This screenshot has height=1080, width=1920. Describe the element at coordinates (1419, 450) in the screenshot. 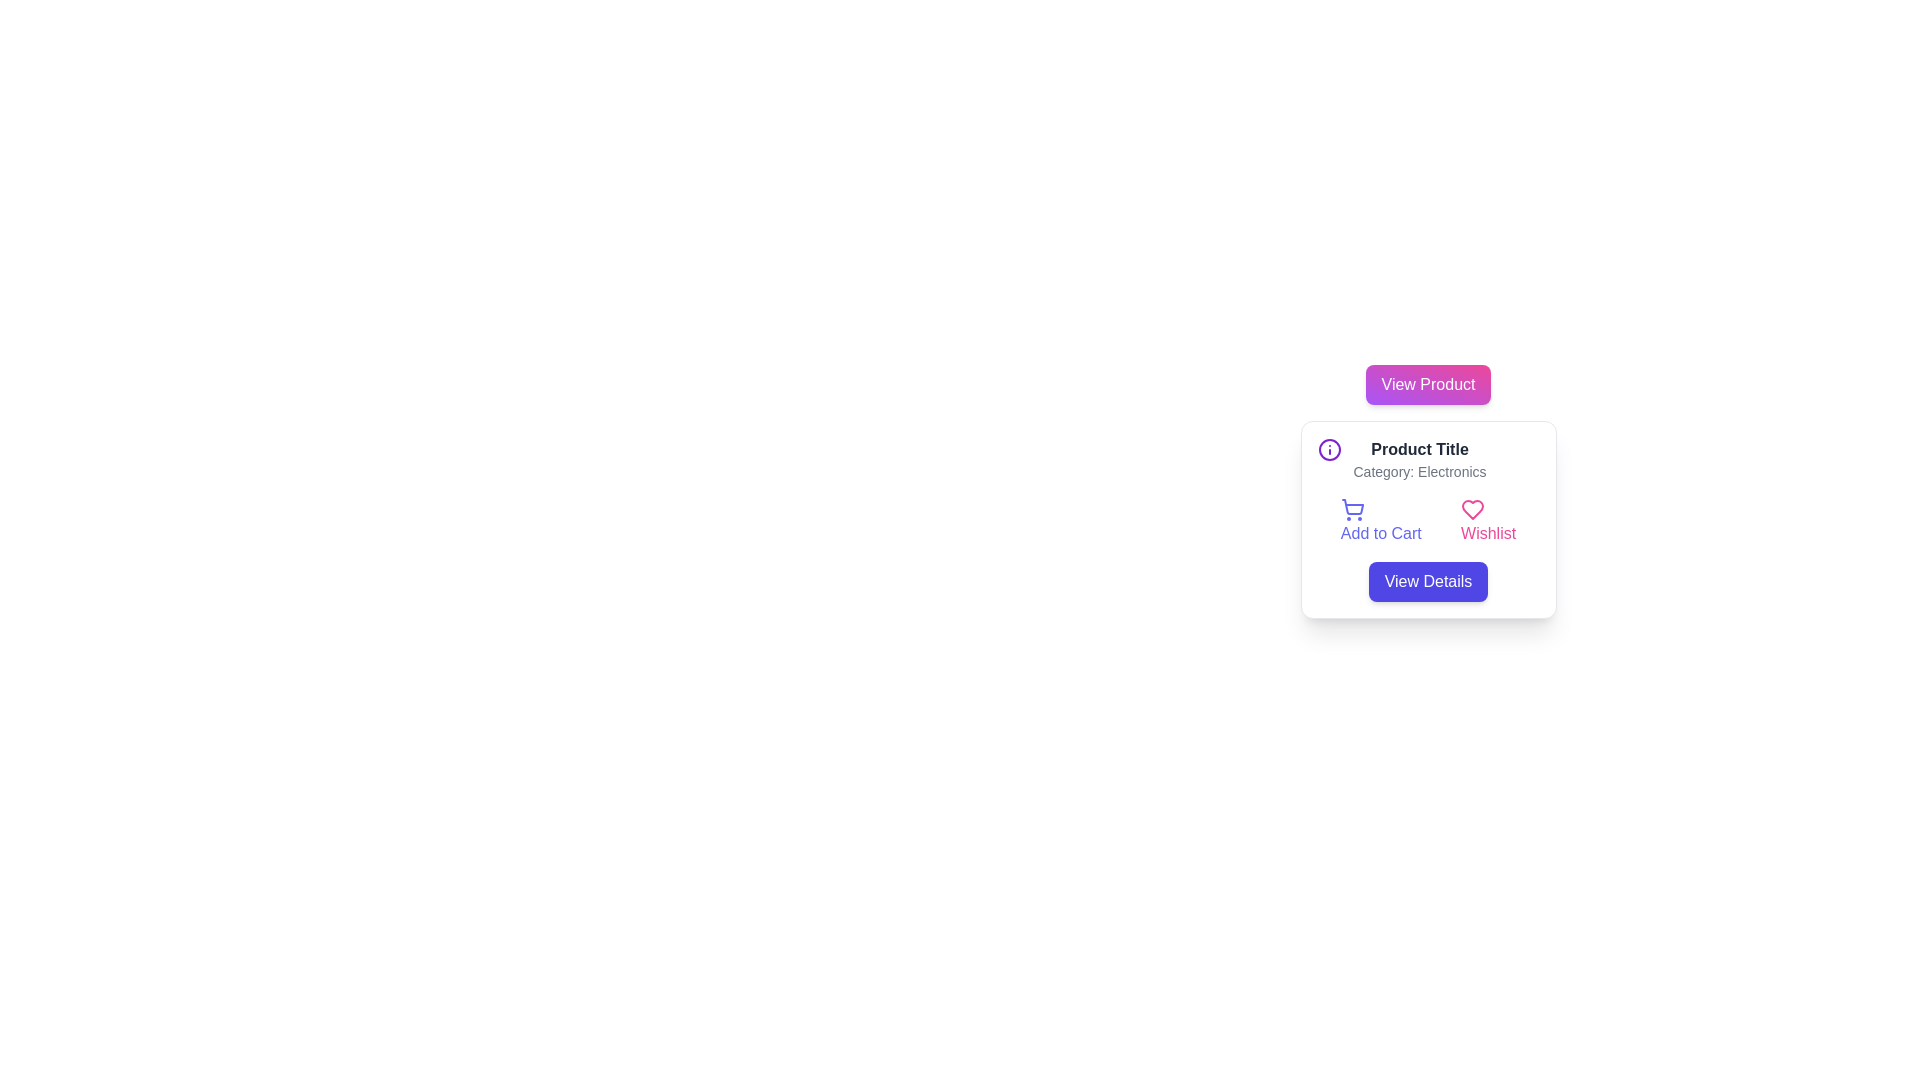

I see `the title text label located within the informational card, situated below the 'View Product' icon and above the 'Category: Electronics' text` at that location.